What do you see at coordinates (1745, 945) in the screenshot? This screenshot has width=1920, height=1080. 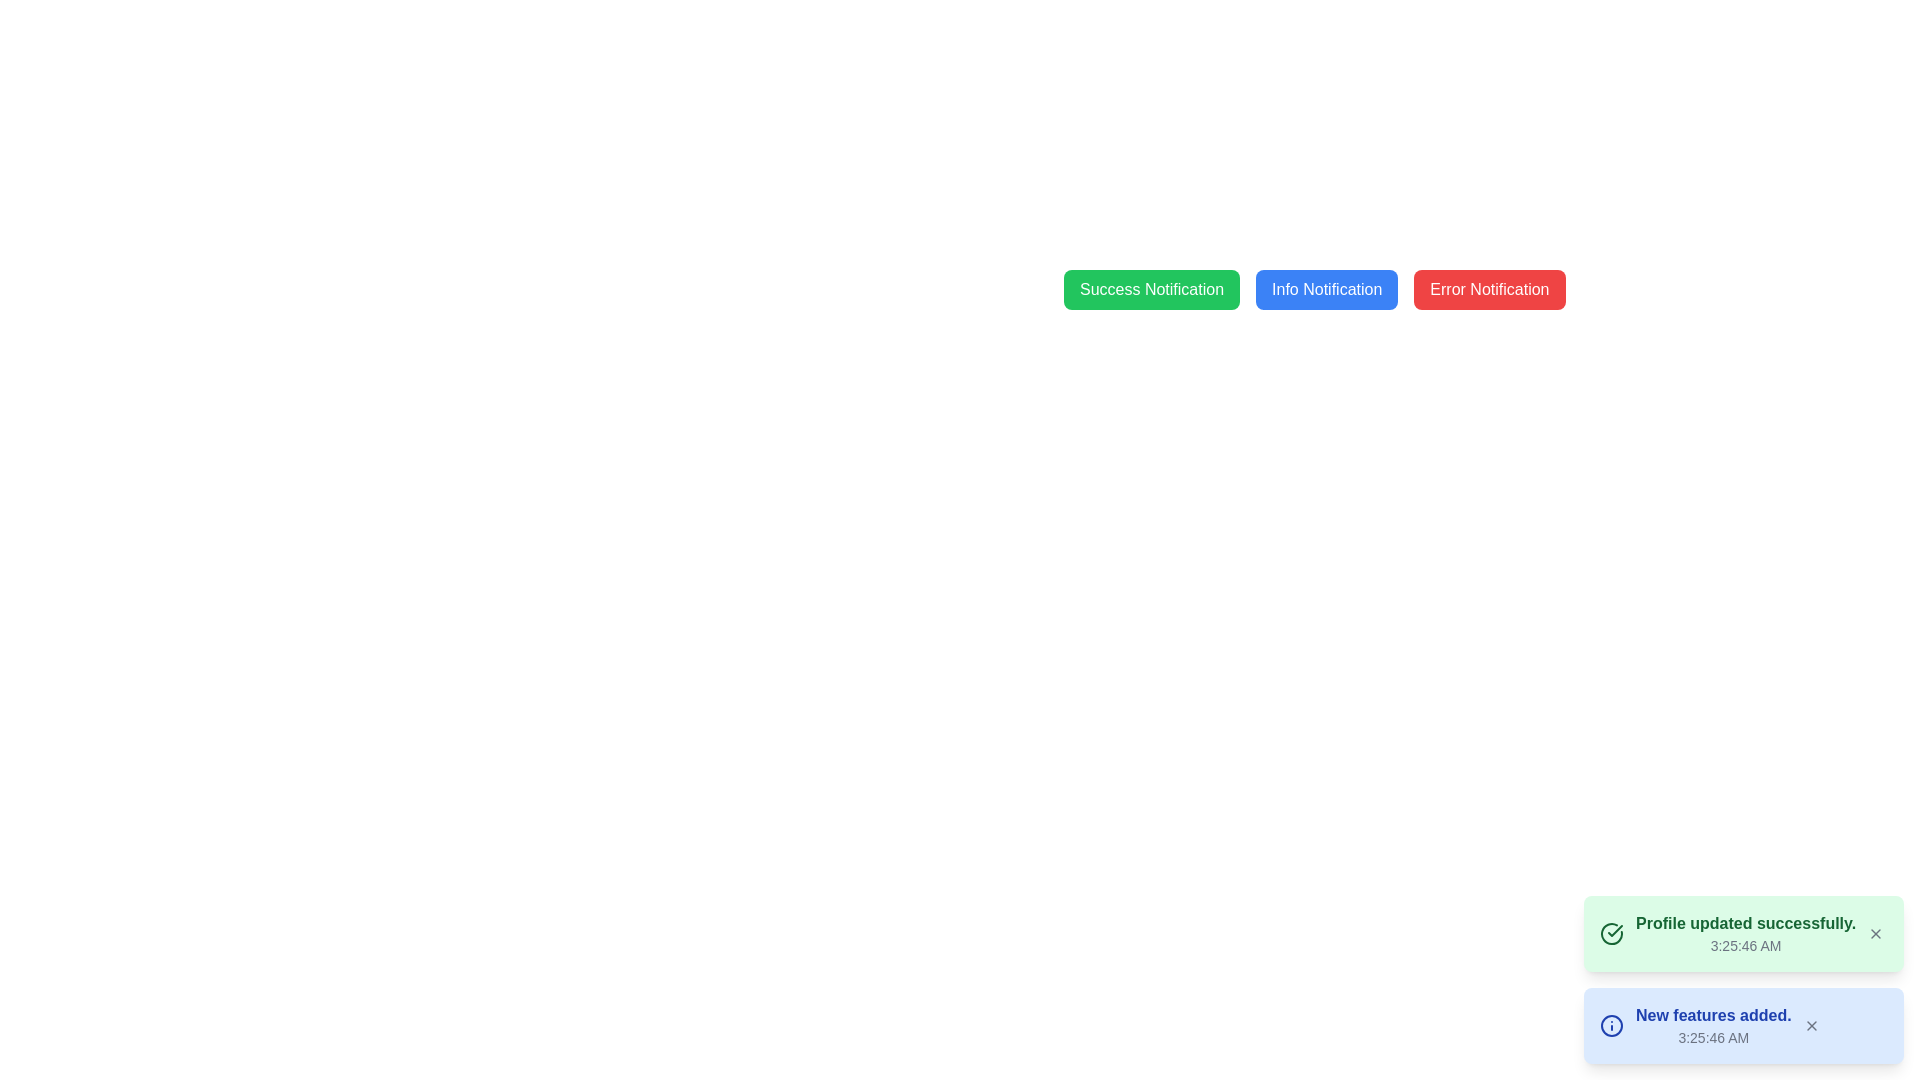 I see `the timestamp text label located underneath the main message 'Profile updated successfully' in the notification box to potentially reveal tooltip information` at bounding box center [1745, 945].